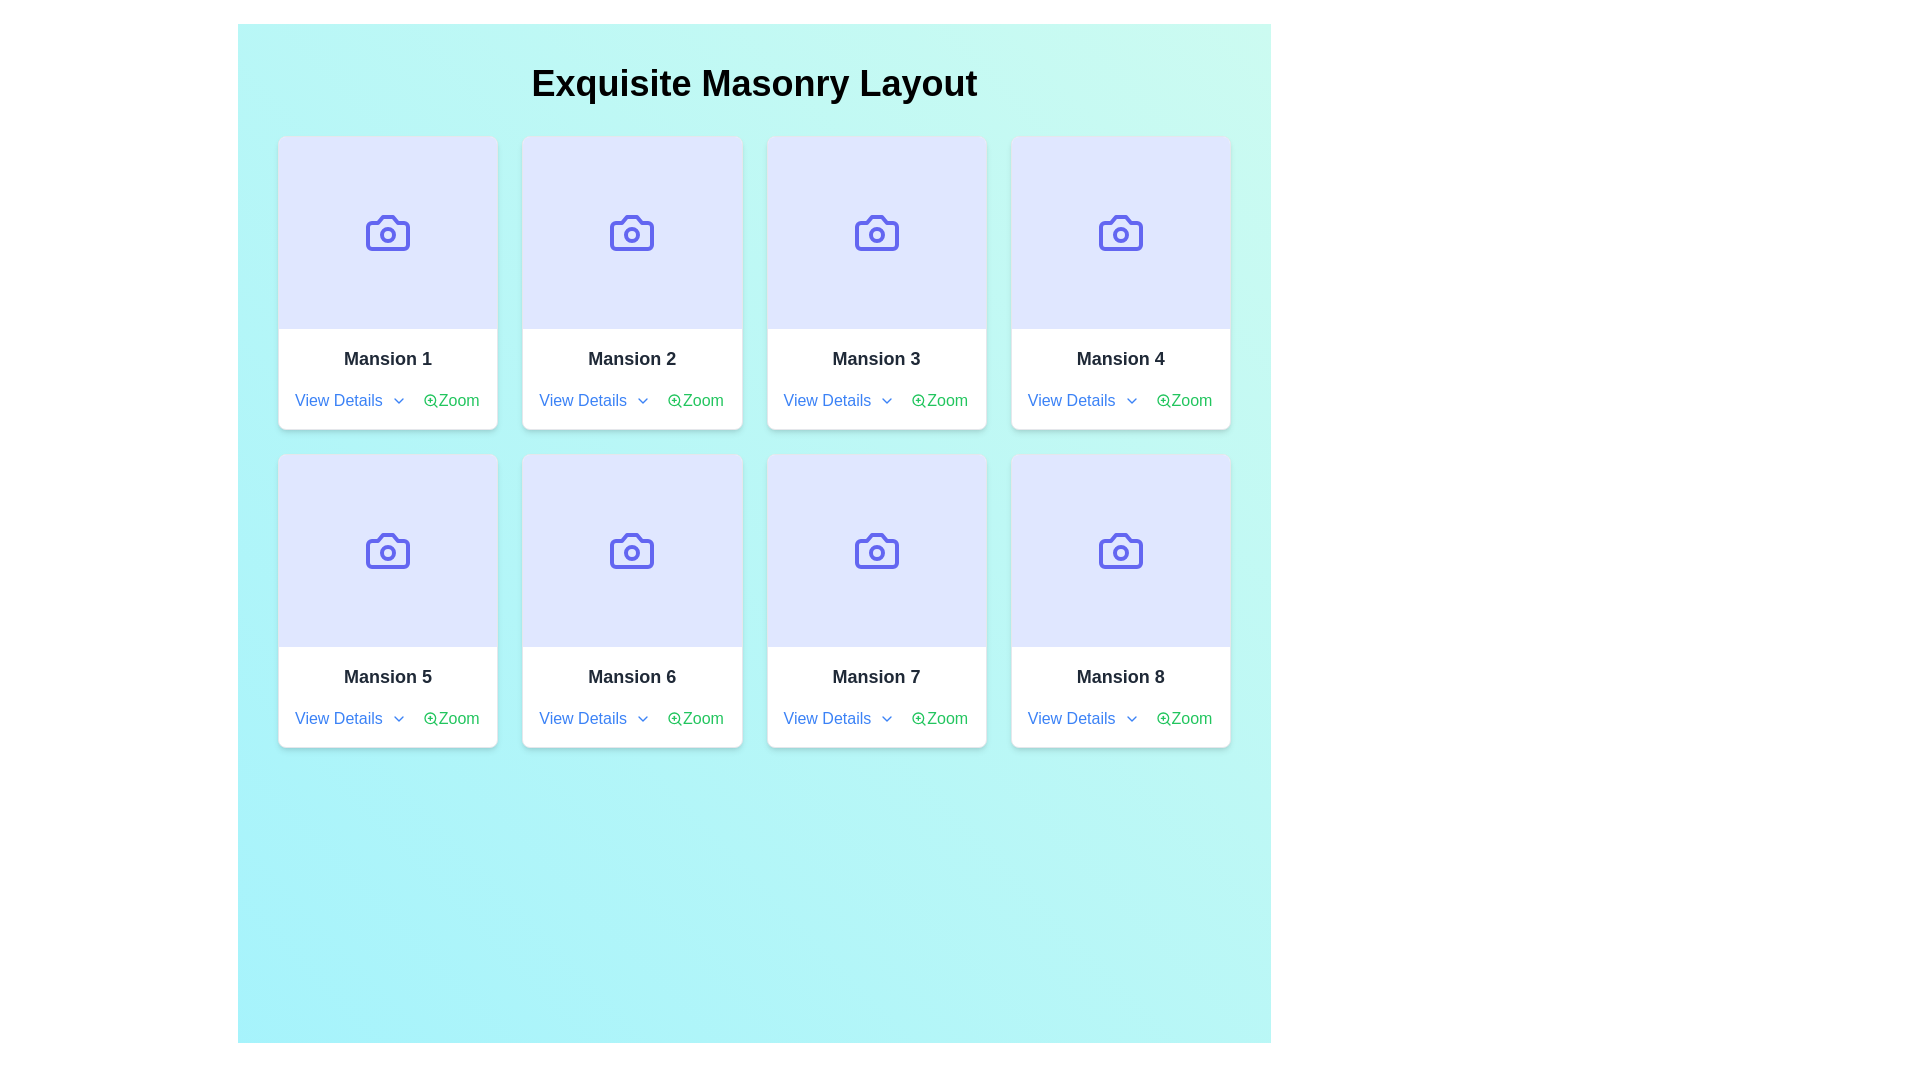 The image size is (1920, 1080). Describe the element at coordinates (1120, 552) in the screenshot. I see `the central circle in the camera icon of the 'Mansion 8' card located in the bottom-right corner of the grid layout` at that location.